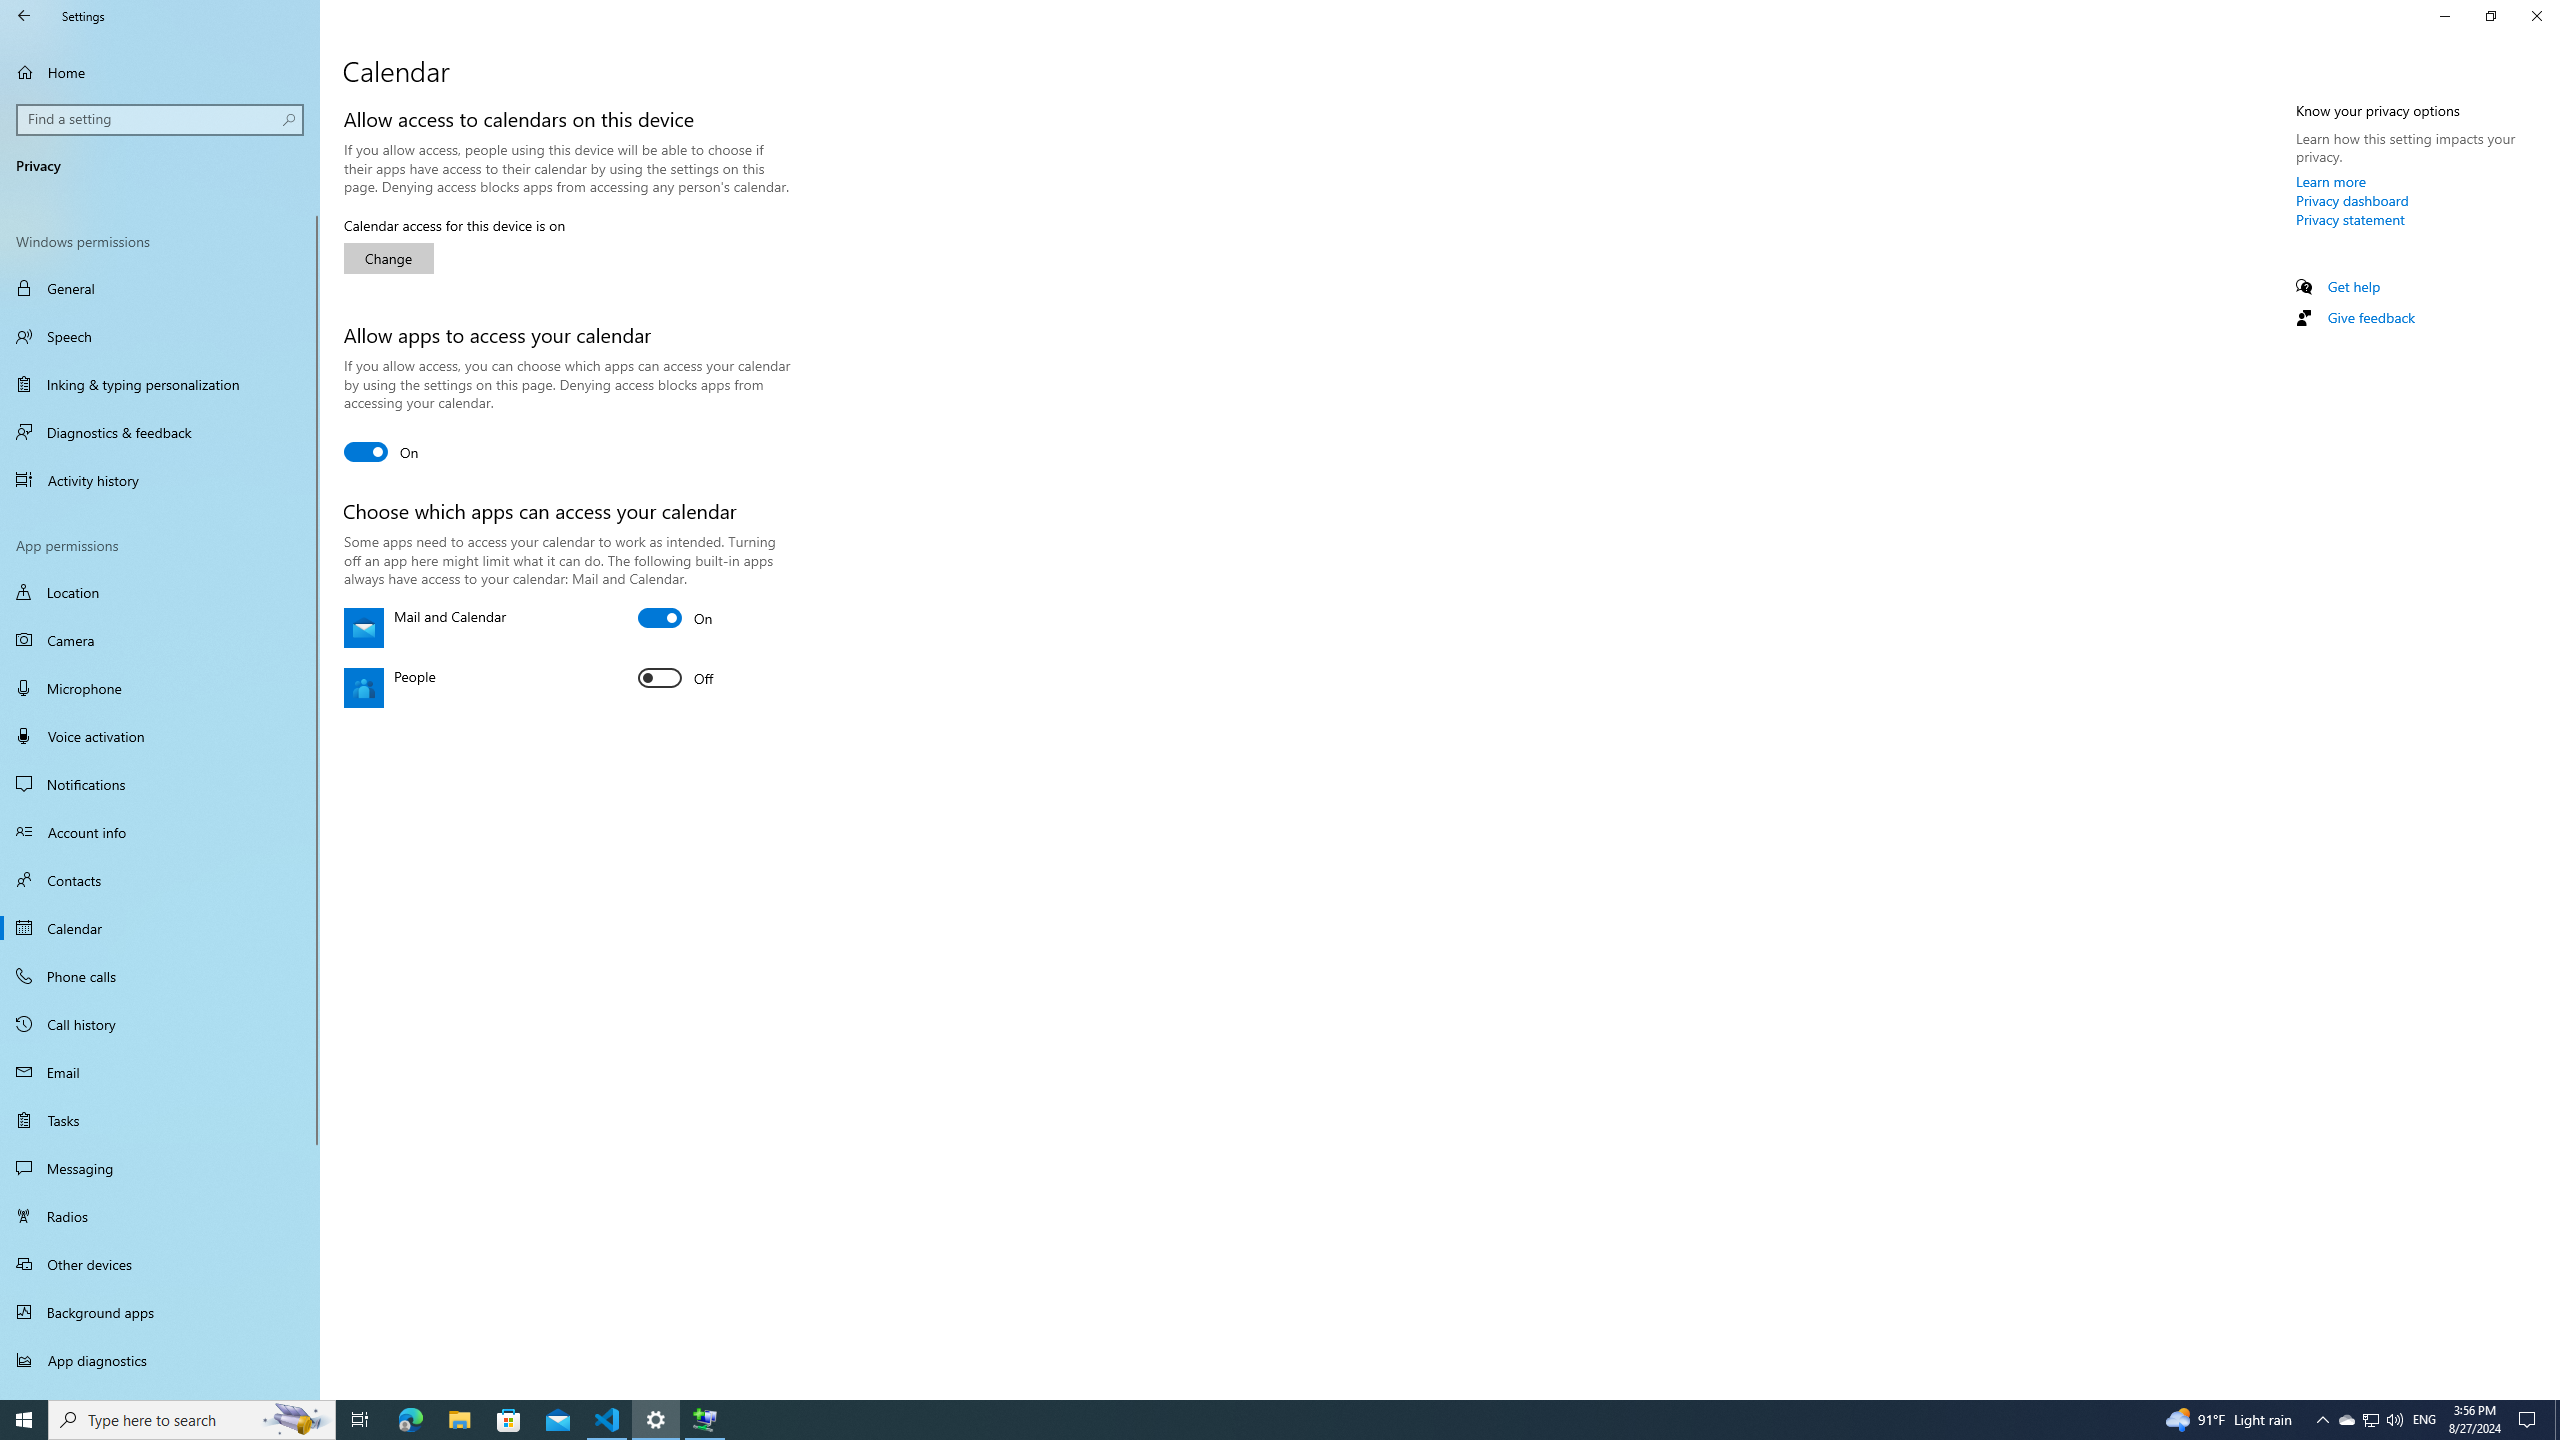 This screenshot has width=2560, height=1440. Describe the element at coordinates (2352, 199) in the screenshot. I see `'Privacy dashboard'` at that location.